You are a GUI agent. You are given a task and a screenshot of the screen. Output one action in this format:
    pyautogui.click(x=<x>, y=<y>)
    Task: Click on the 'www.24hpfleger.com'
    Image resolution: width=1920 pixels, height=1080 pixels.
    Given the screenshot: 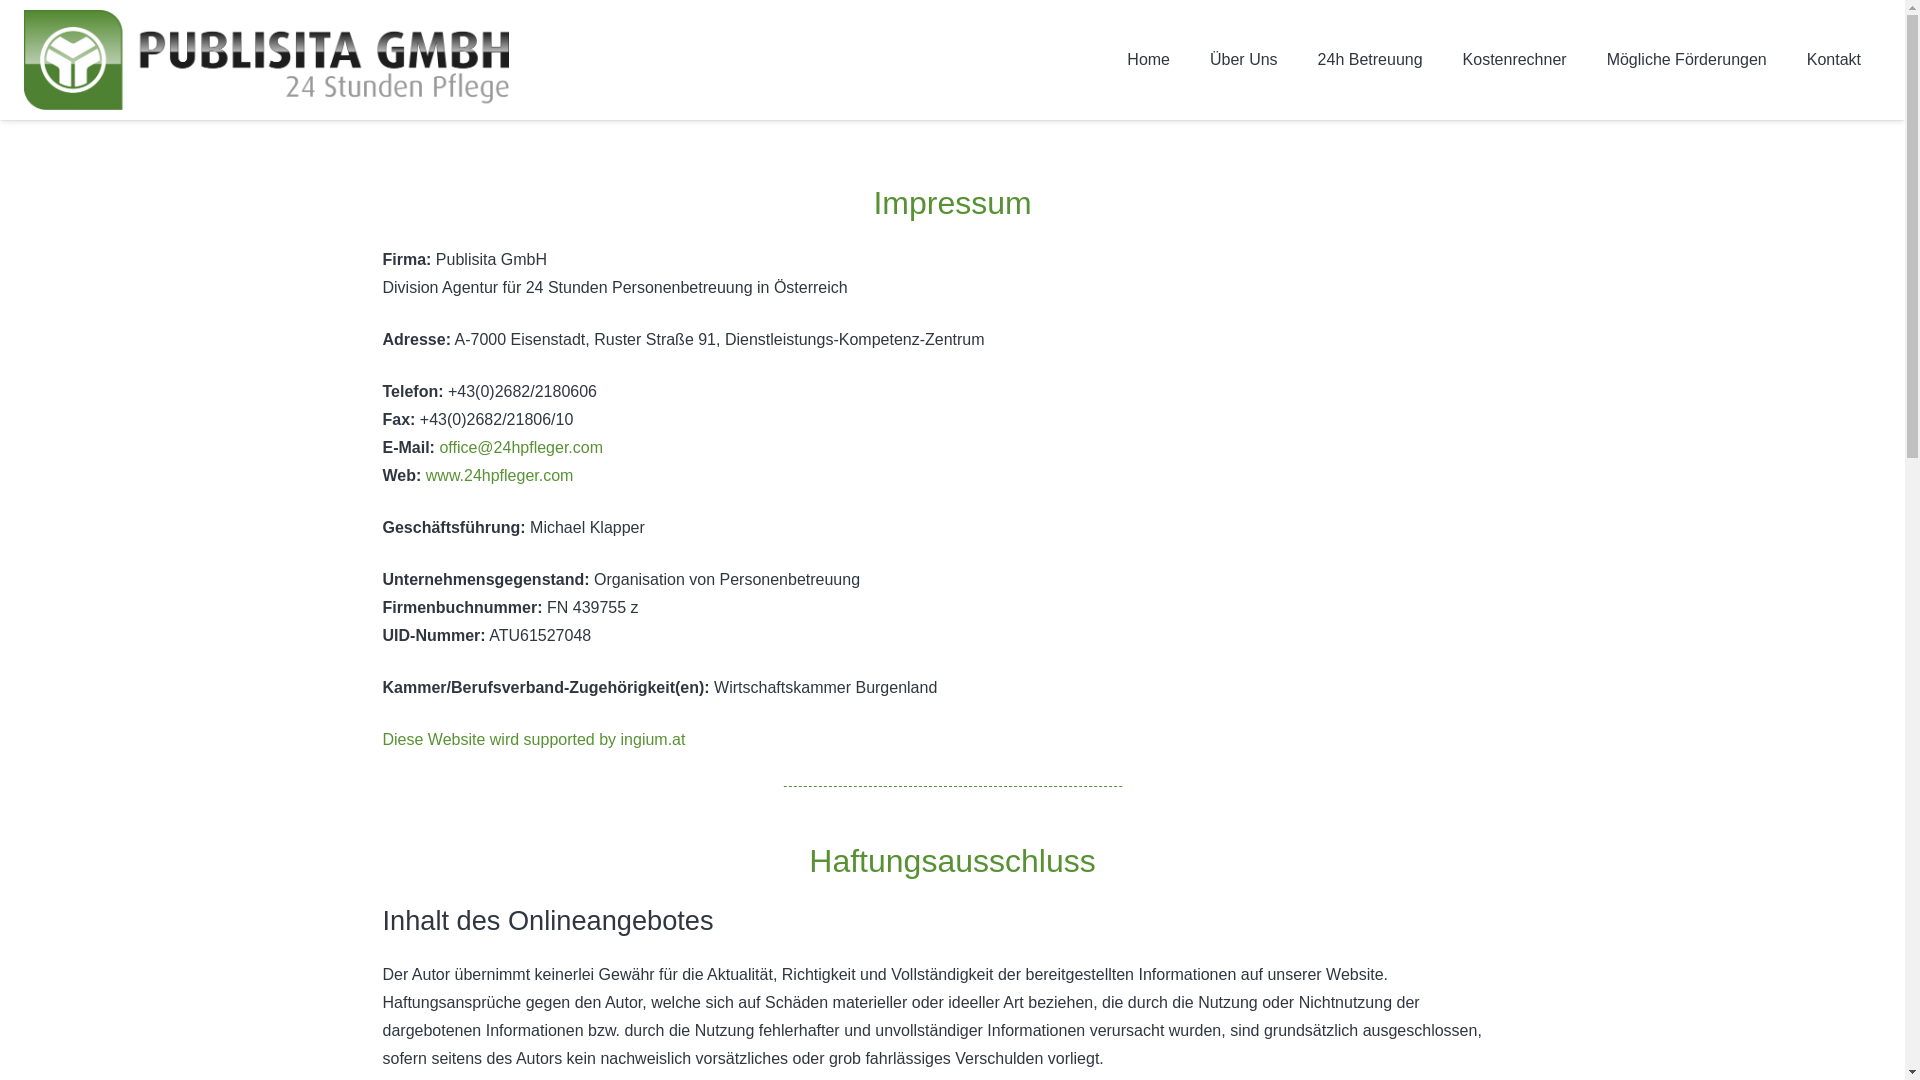 What is the action you would take?
    pyautogui.click(x=499, y=475)
    